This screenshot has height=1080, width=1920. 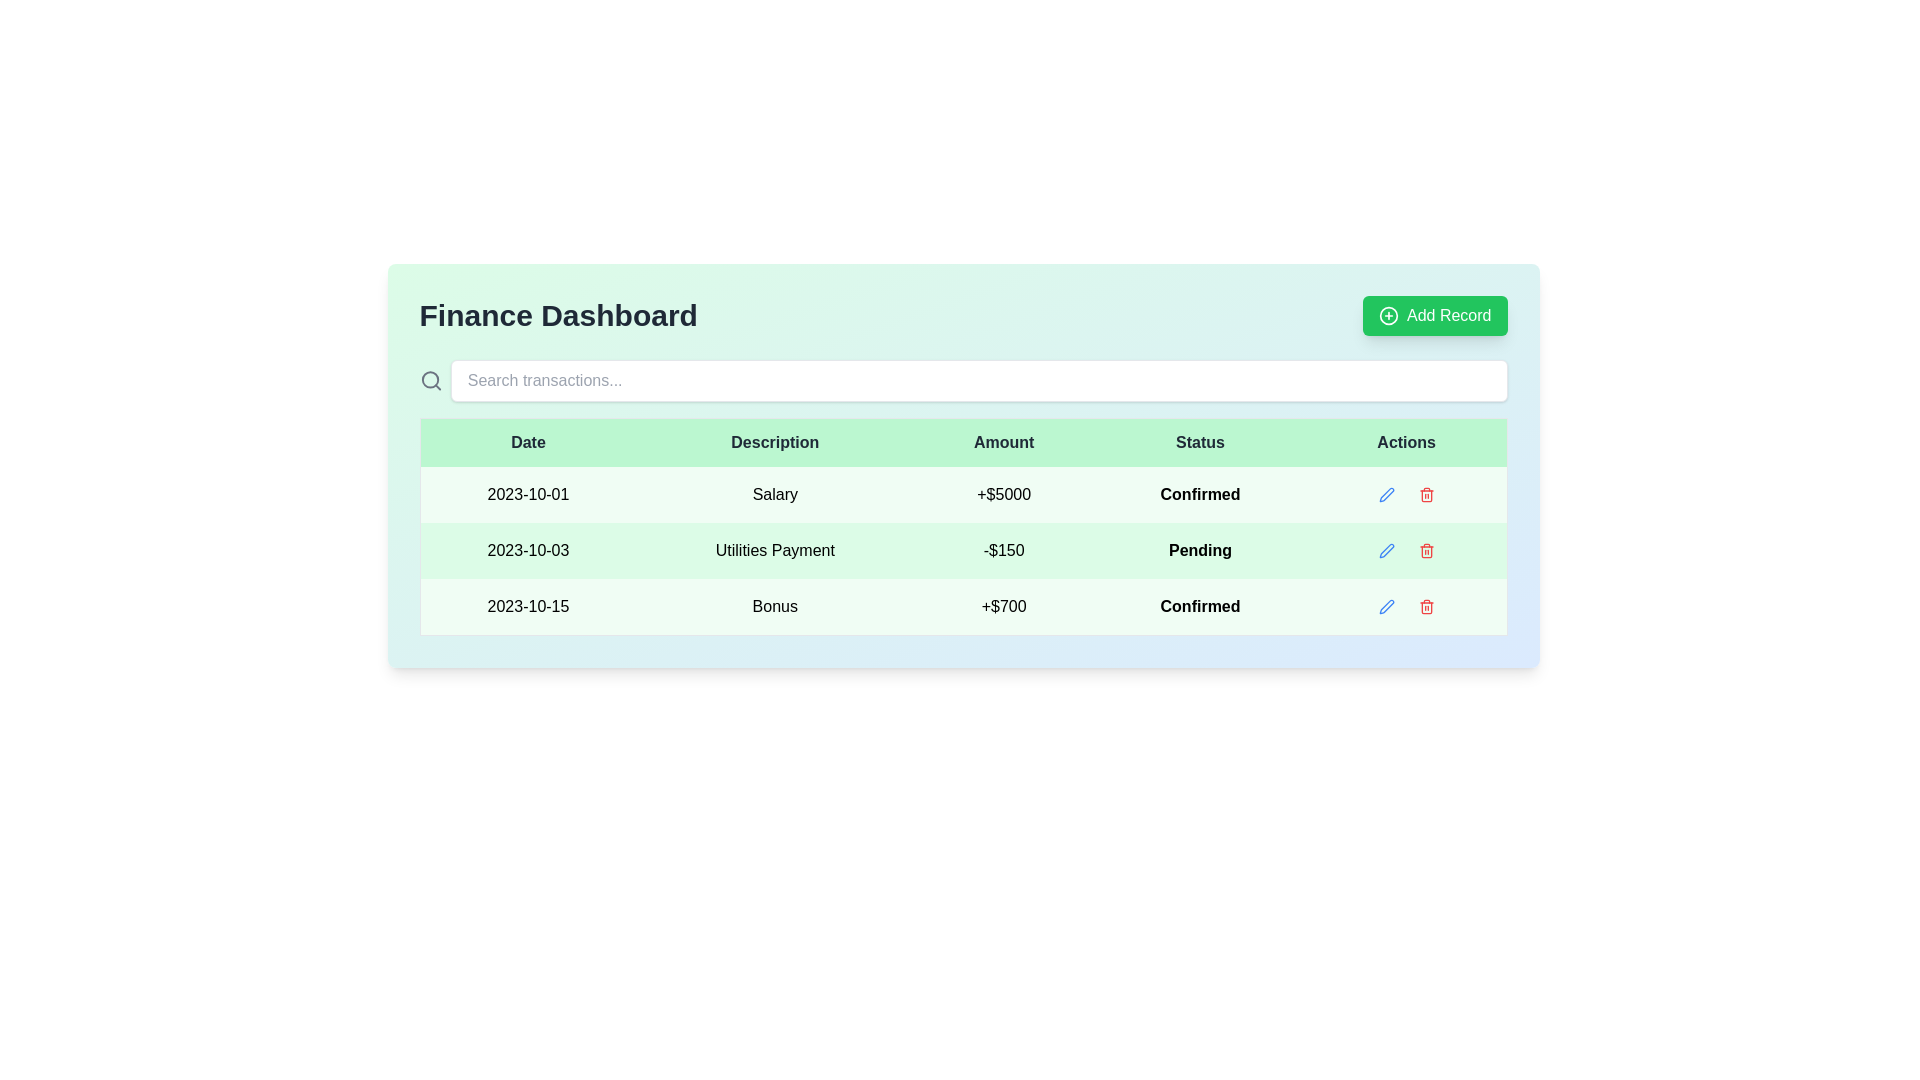 What do you see at coordinates (1425, 494) in the screenshot?
I see `the delete button located in the bottom-right corner of the row for '2023-10-01' in the Actions column` at bounding box center [1425, 494].